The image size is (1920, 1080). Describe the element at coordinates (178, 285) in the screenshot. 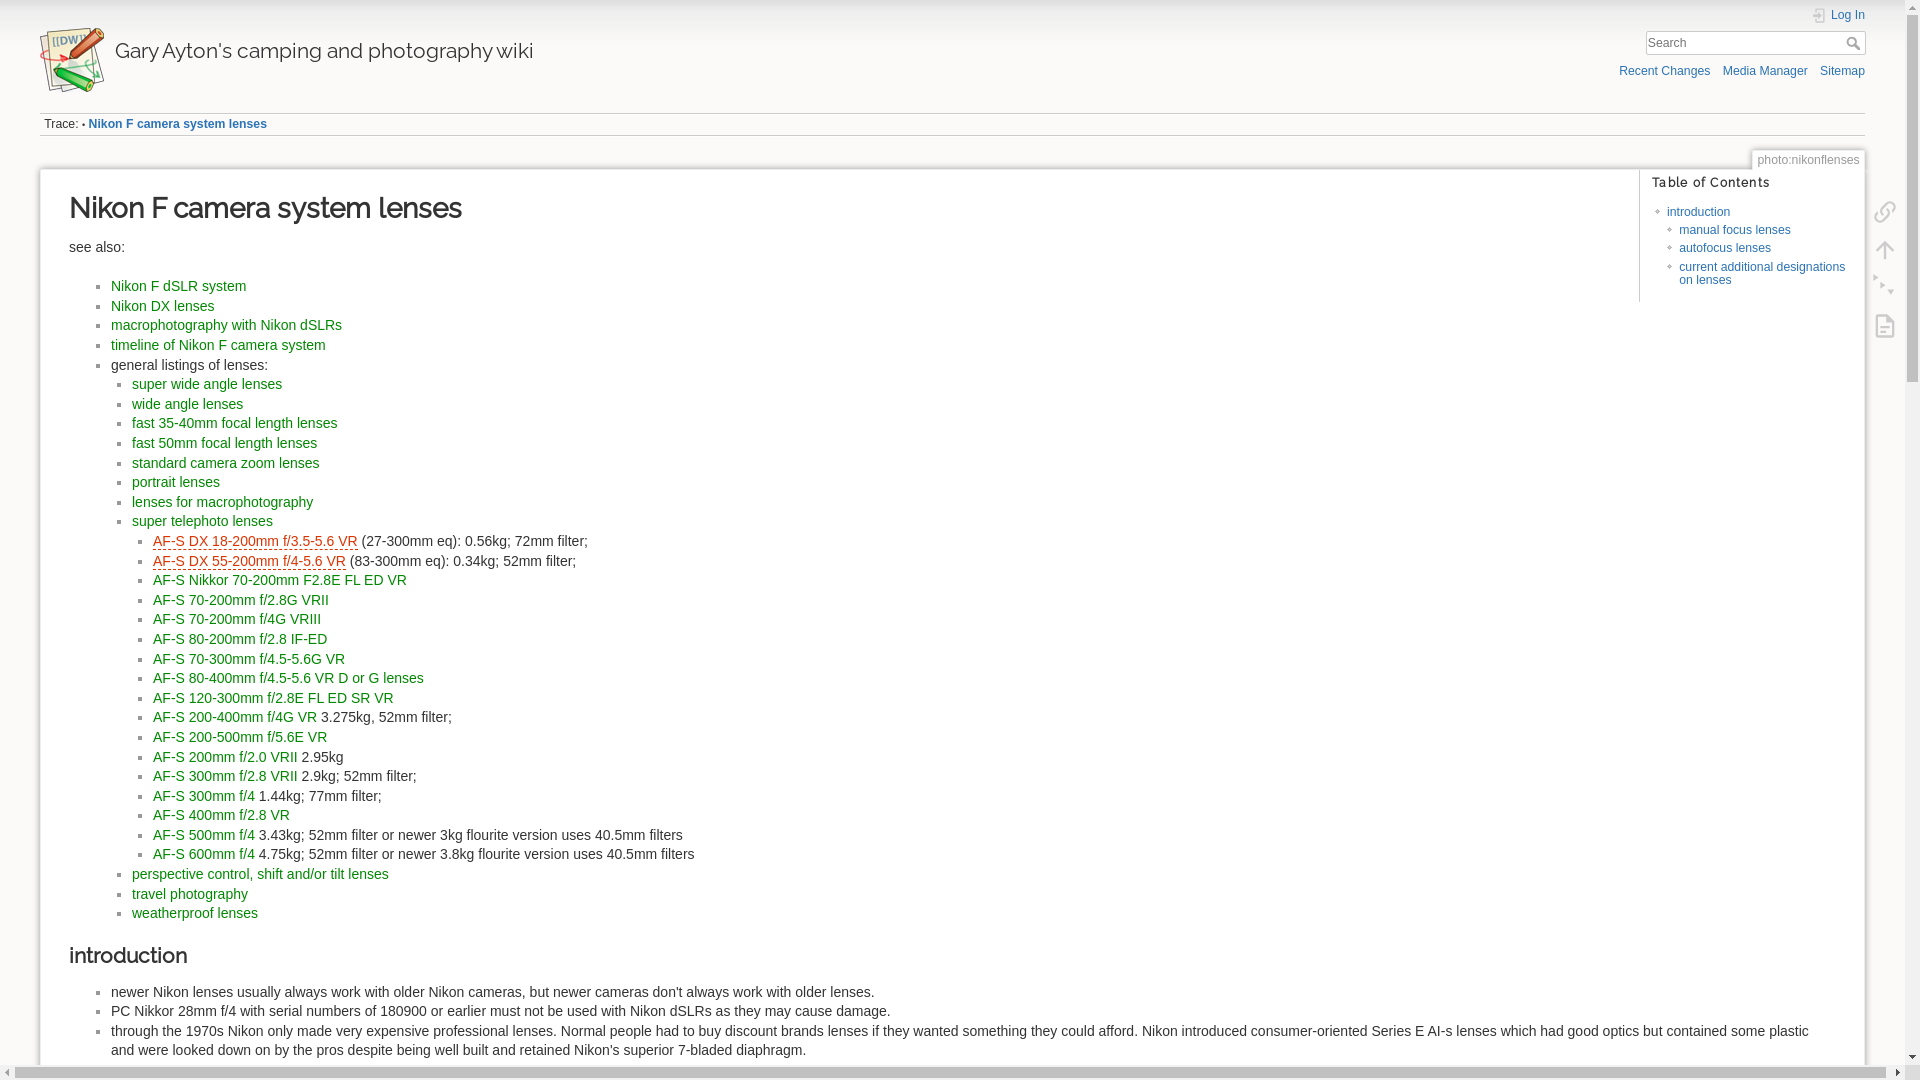

I see `'Nikon F dSLR system'` at that location.